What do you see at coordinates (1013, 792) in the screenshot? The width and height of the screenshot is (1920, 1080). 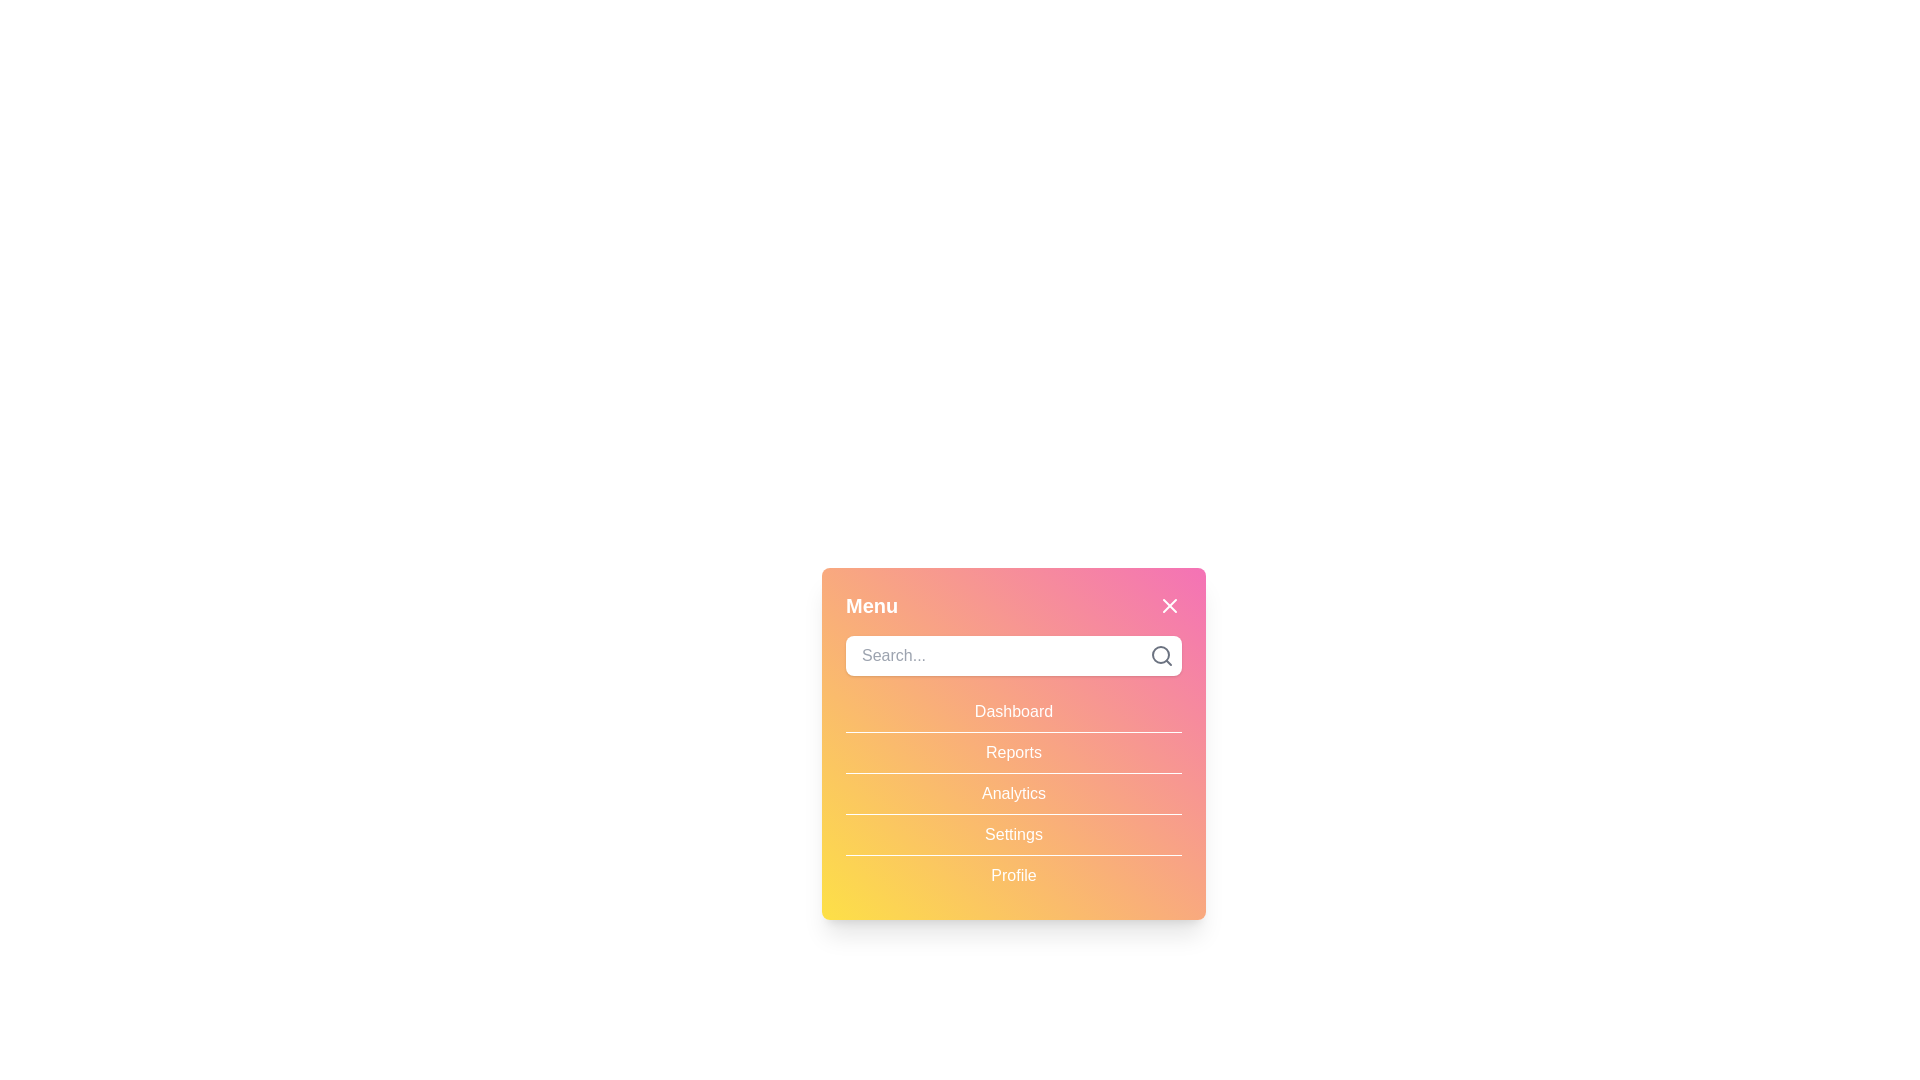 I see `the menu item Analytics to observe hover effects` at bounding box center [1013, 792].